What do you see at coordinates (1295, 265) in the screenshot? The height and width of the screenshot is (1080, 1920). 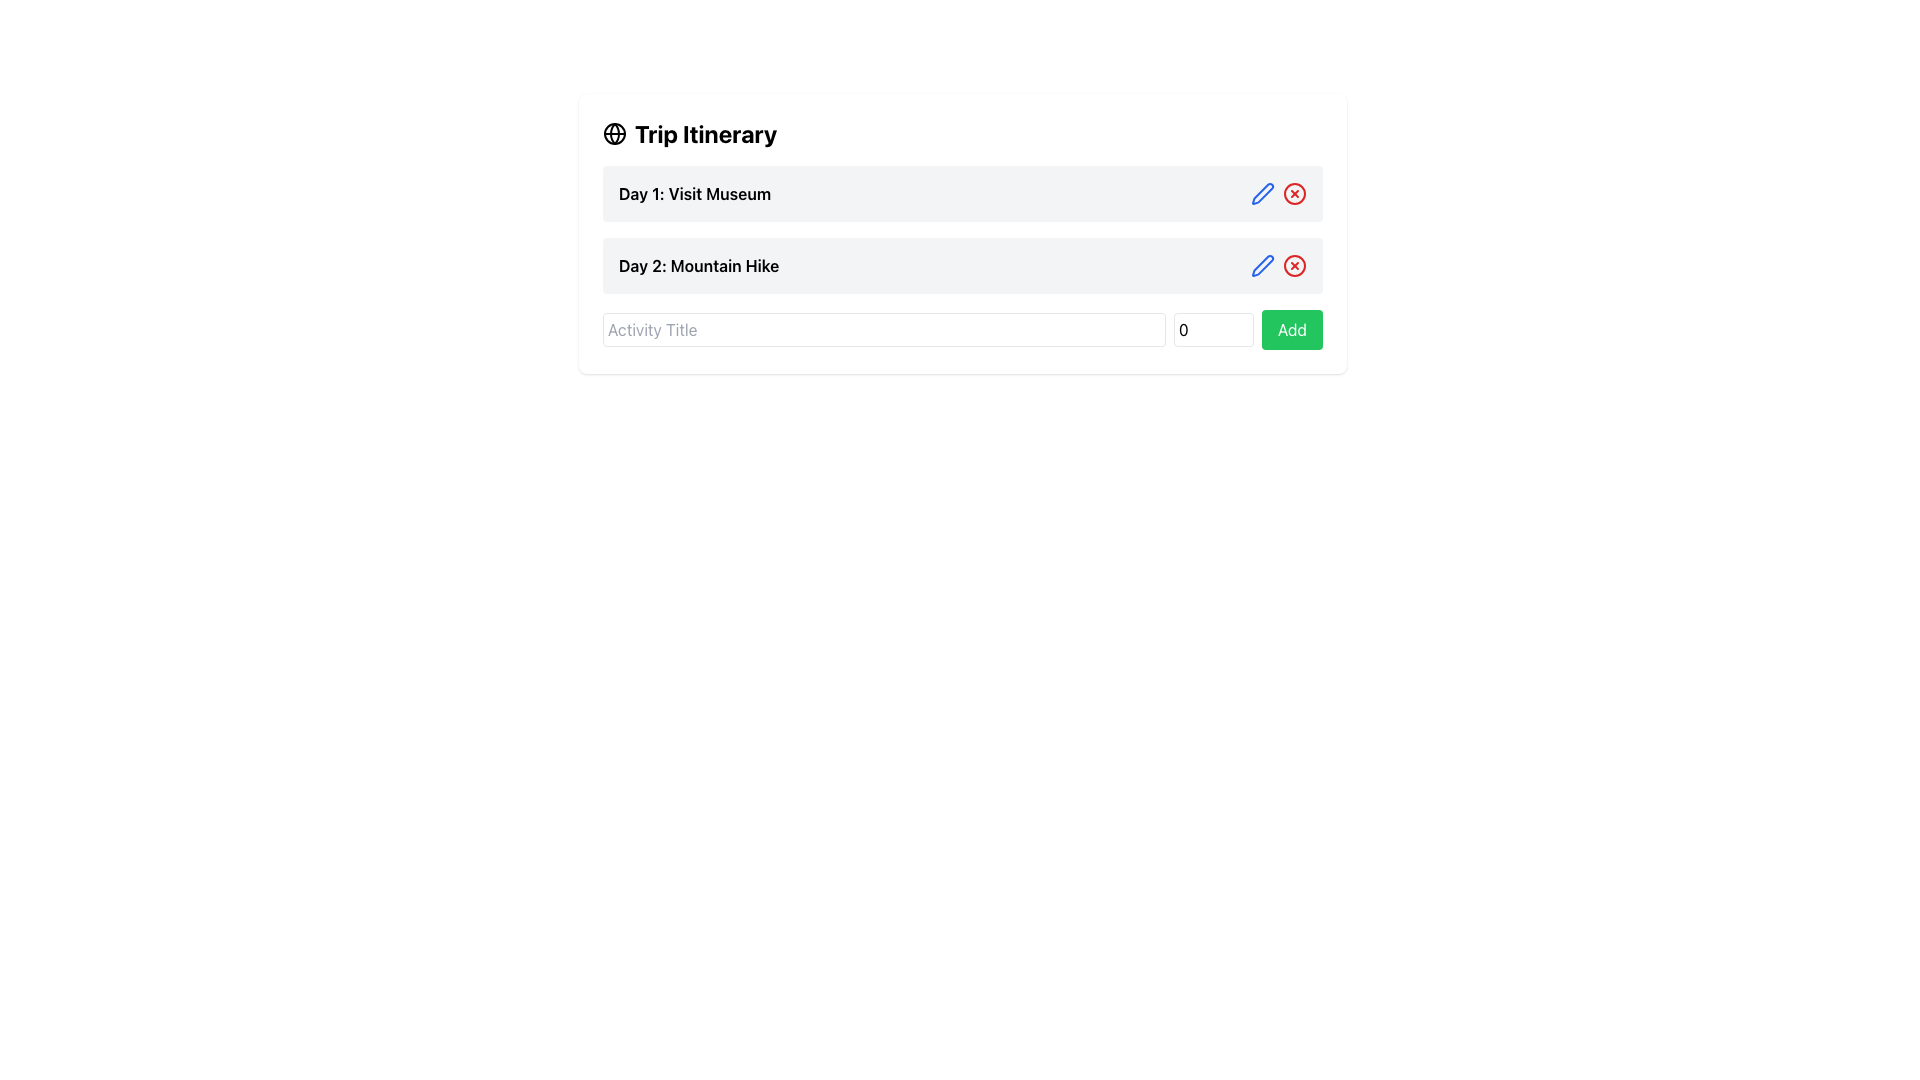 I see `the circular component of the close or delete button located to the far right of the second row in the list titled 'Day 2: Mountain Hike'` at bounding box center [1295, 265].